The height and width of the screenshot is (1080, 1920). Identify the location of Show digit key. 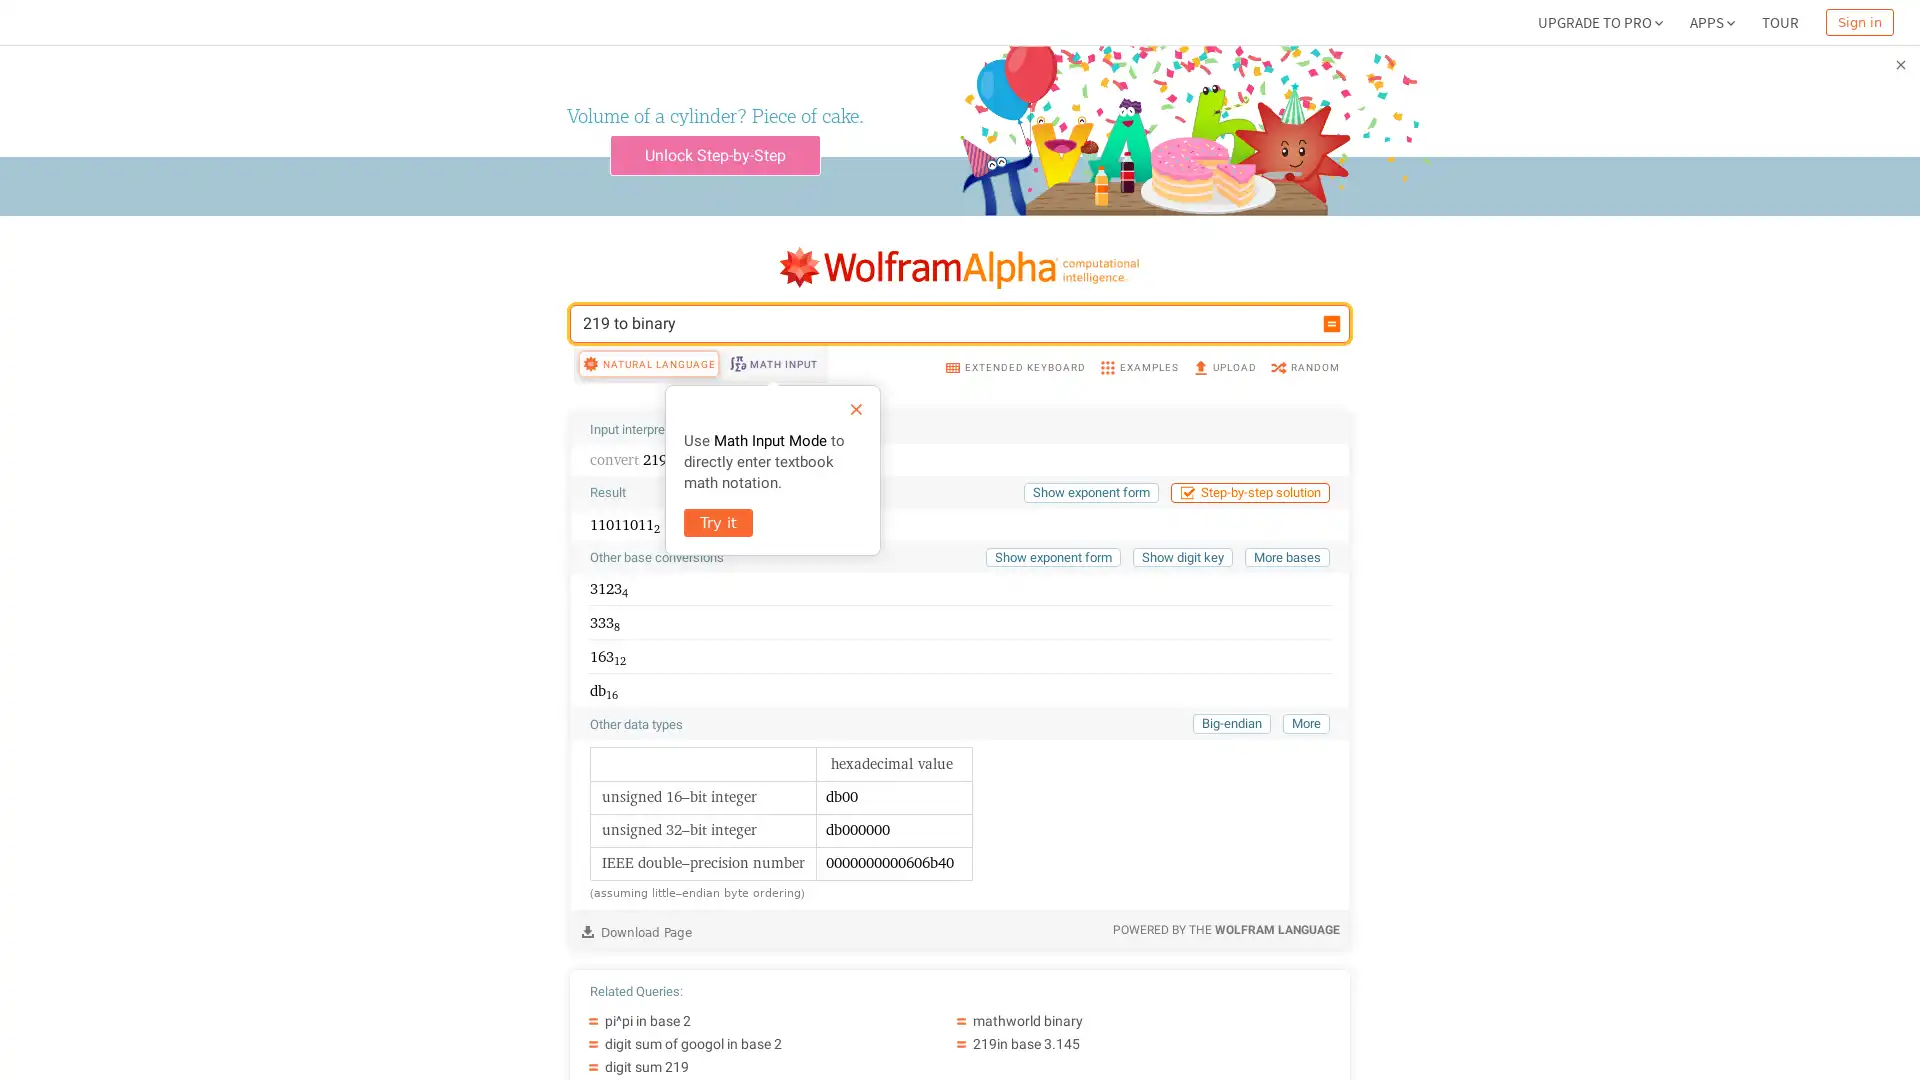
(1182, 595).